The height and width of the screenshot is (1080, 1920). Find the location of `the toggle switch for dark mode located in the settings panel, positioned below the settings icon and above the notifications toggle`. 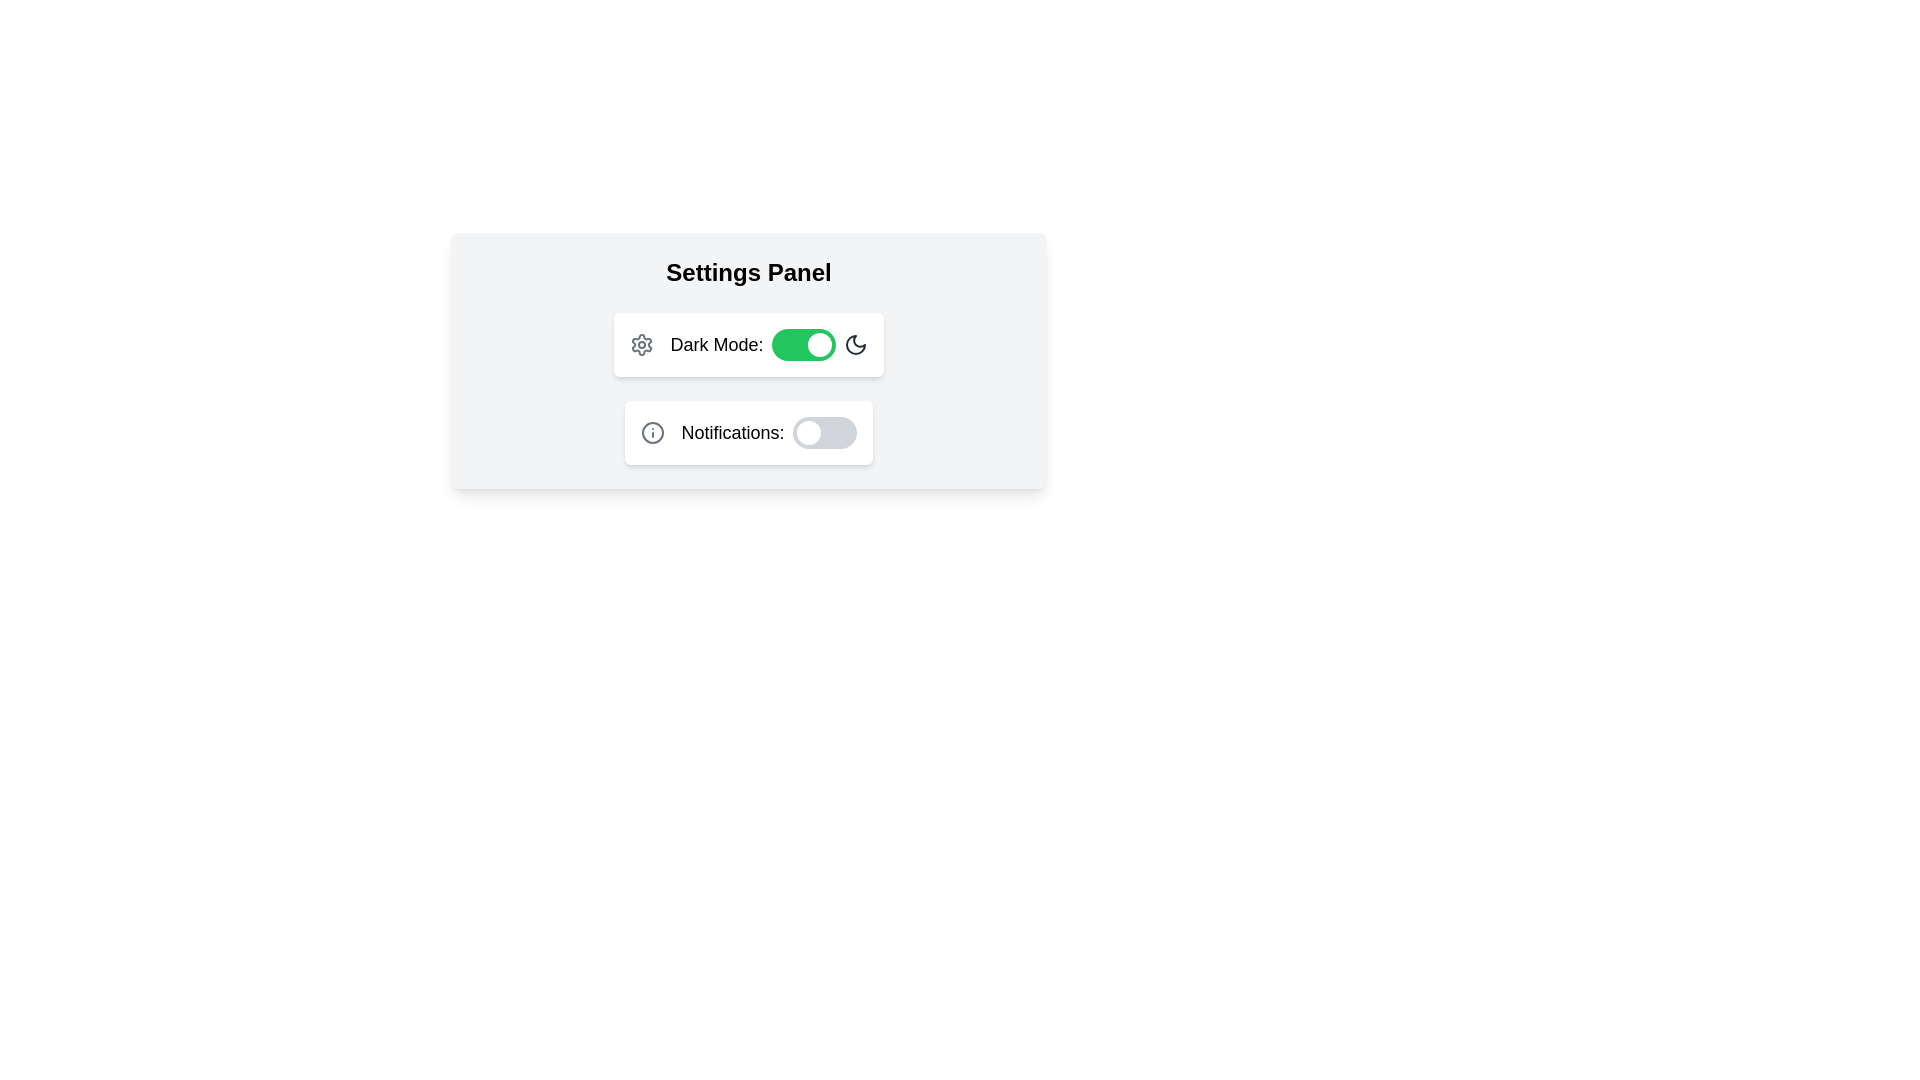

the toggle switch for dark mode located in the settings panel, positioned below the settings icon and above the notifications toggle is located at coordinates (767, 343).